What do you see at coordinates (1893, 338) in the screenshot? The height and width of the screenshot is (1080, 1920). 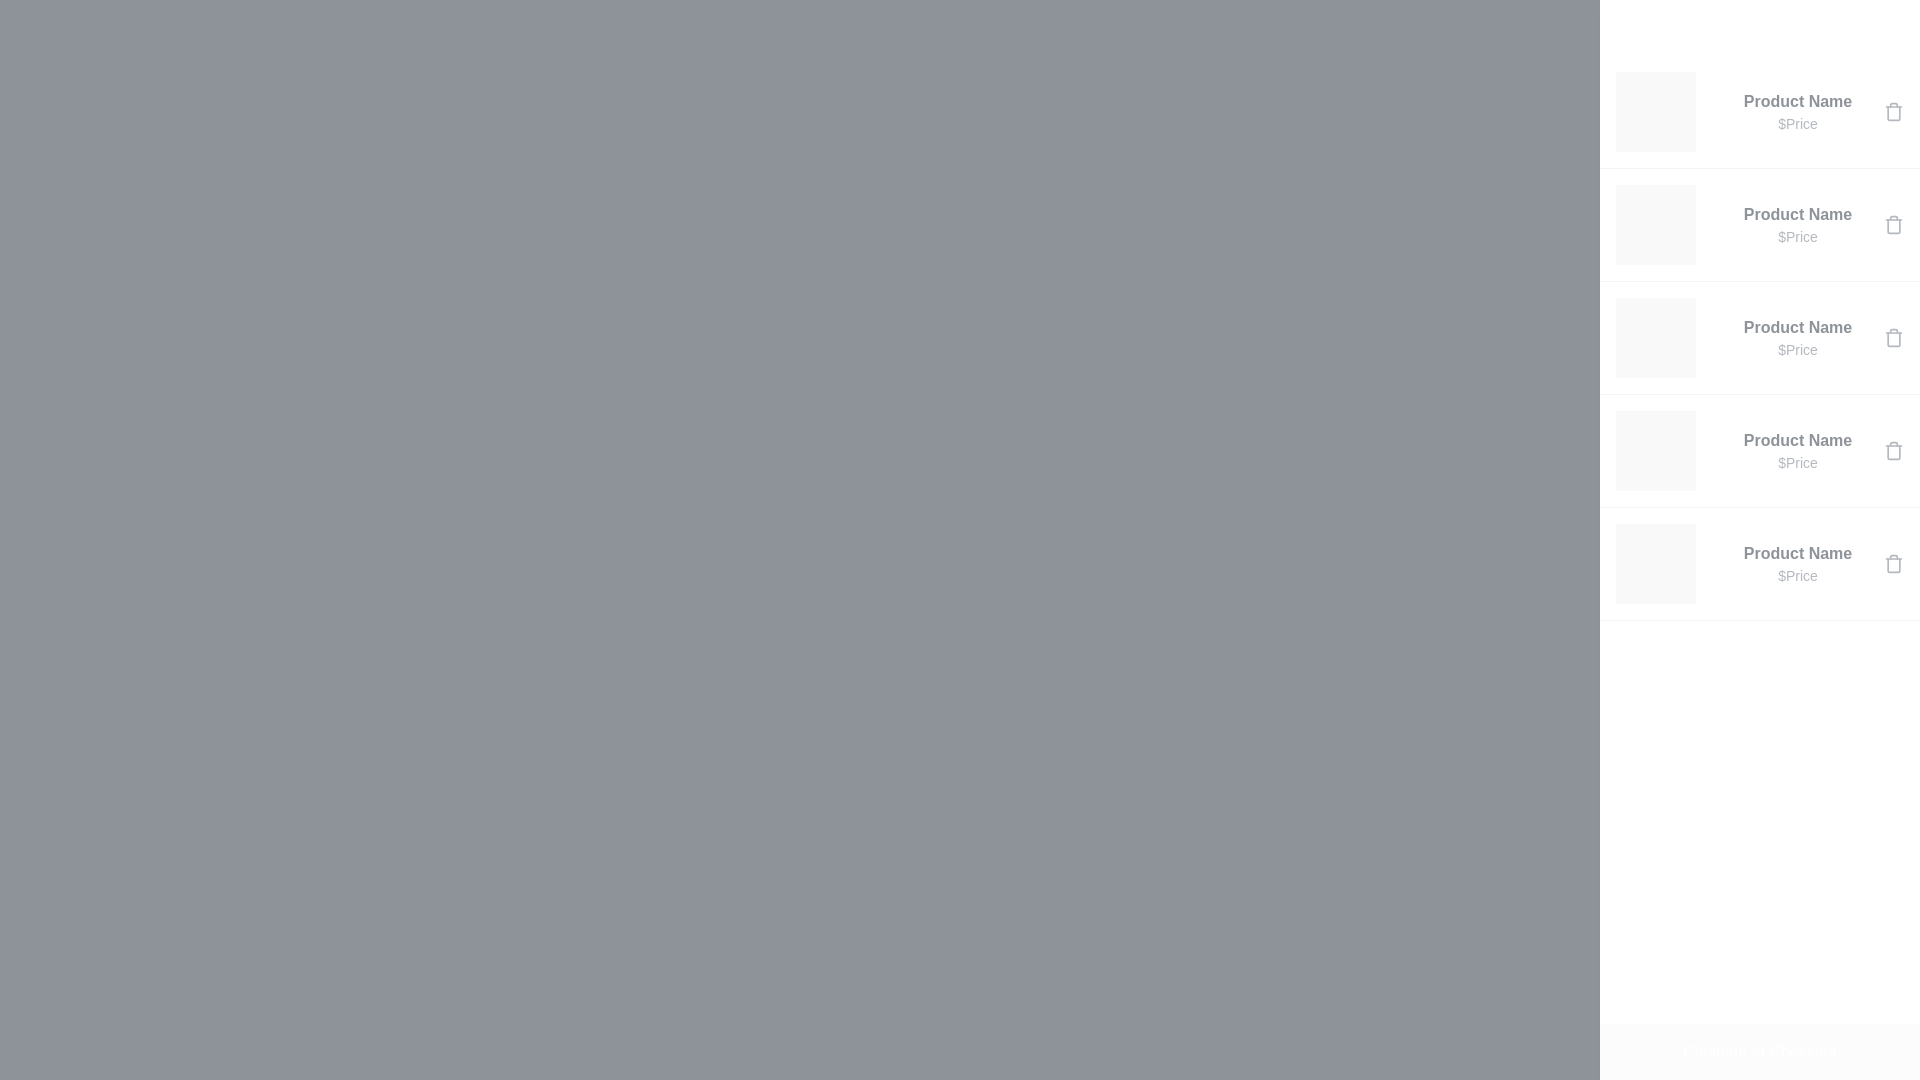 I see `the body of the trash bin icon located to the right of the third product entry in the list` at bounding box center [1893, 338].